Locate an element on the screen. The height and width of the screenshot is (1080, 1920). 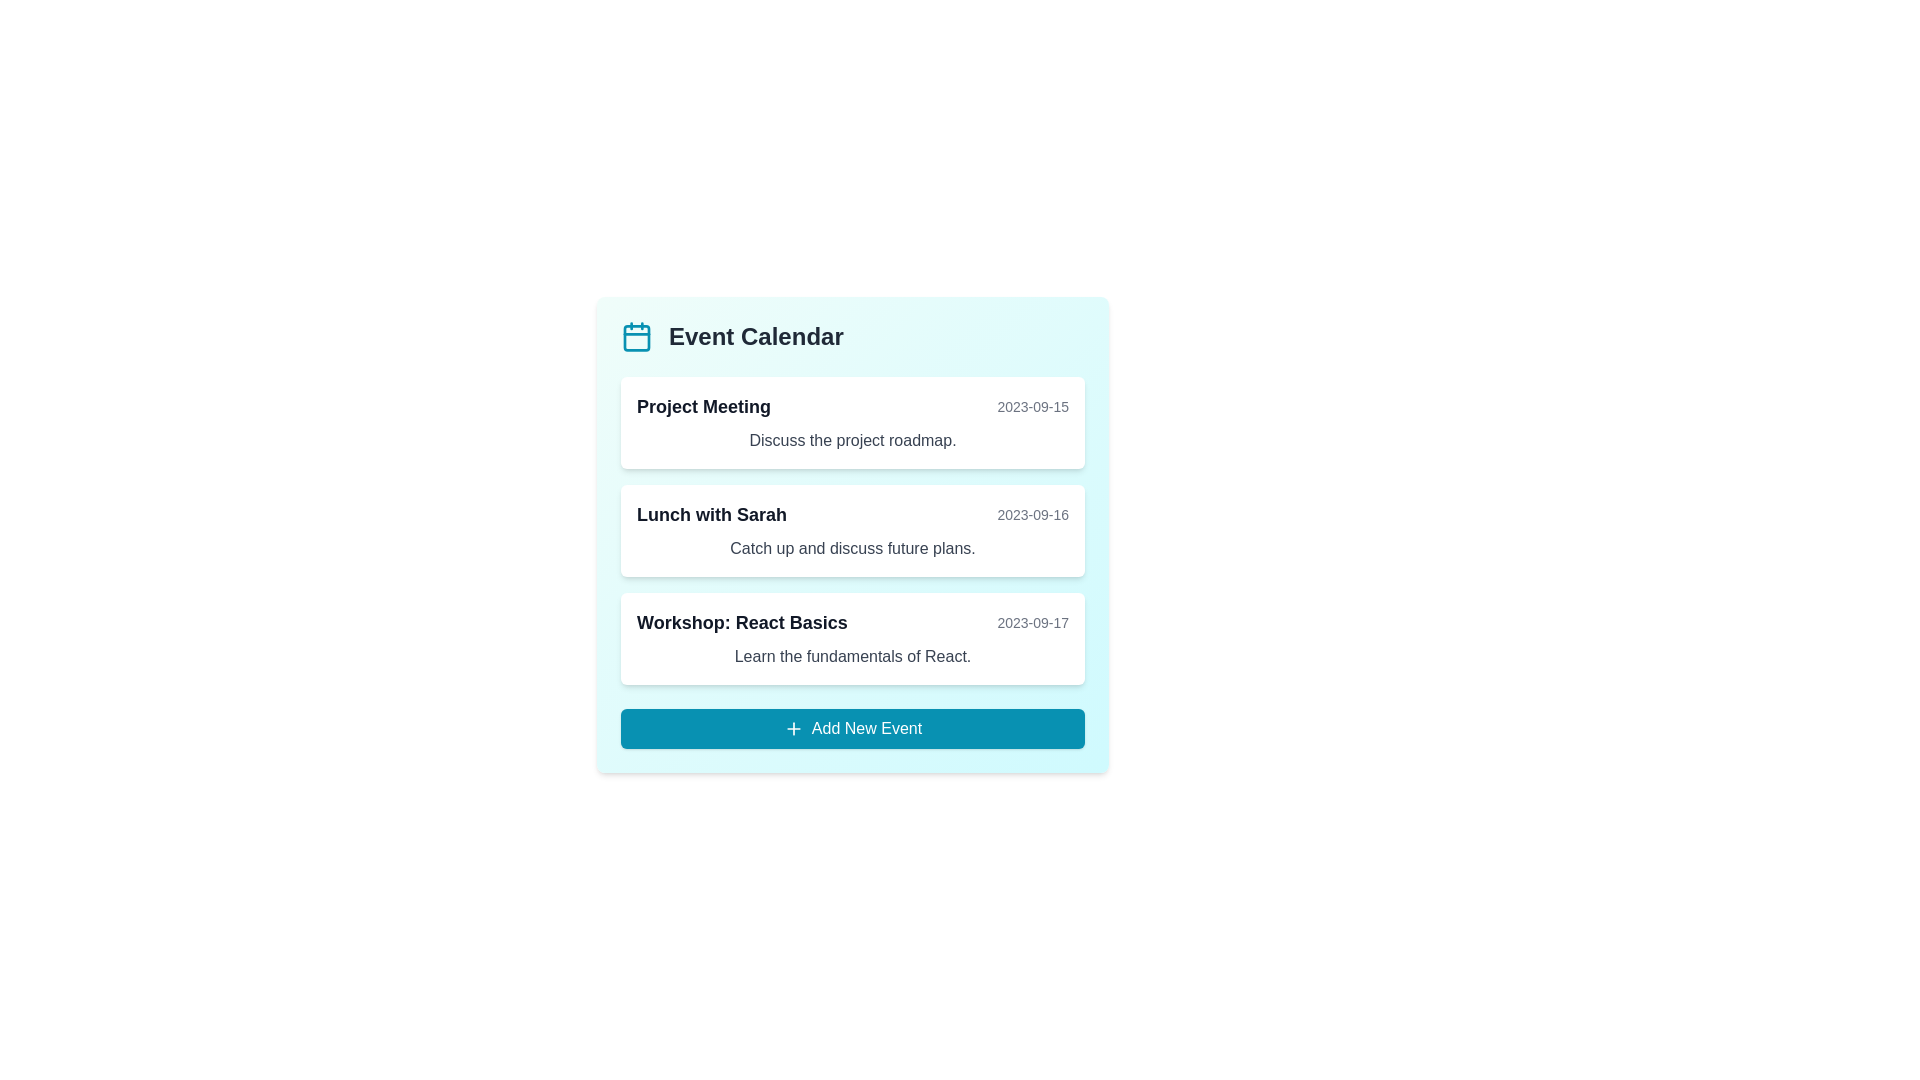
the event titled Lunch with Sarah to view its details is located at coordinates (853, 530).